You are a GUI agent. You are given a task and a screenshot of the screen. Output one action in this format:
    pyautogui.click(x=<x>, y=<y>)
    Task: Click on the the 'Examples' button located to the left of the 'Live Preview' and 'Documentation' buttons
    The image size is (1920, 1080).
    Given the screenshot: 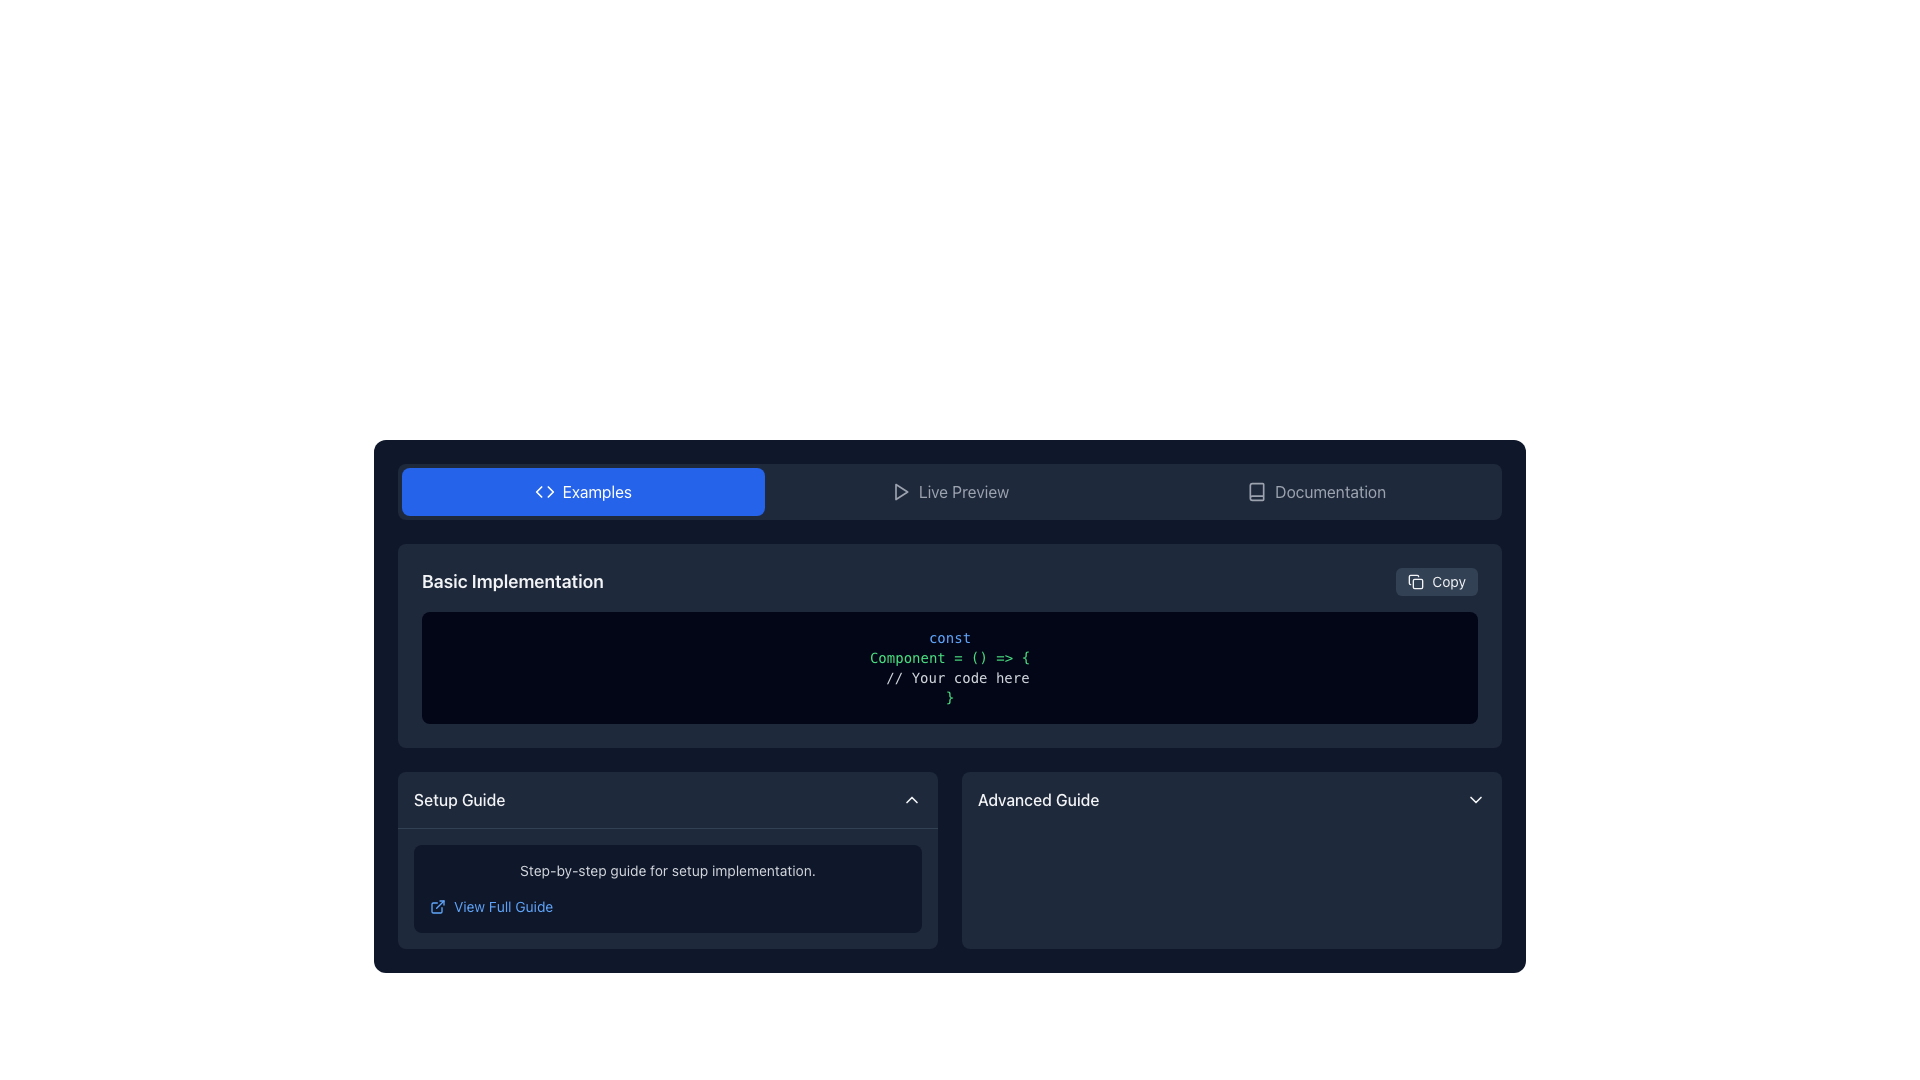 What is the action you would take?
    pyautogui.click(x=582, y=492)
    